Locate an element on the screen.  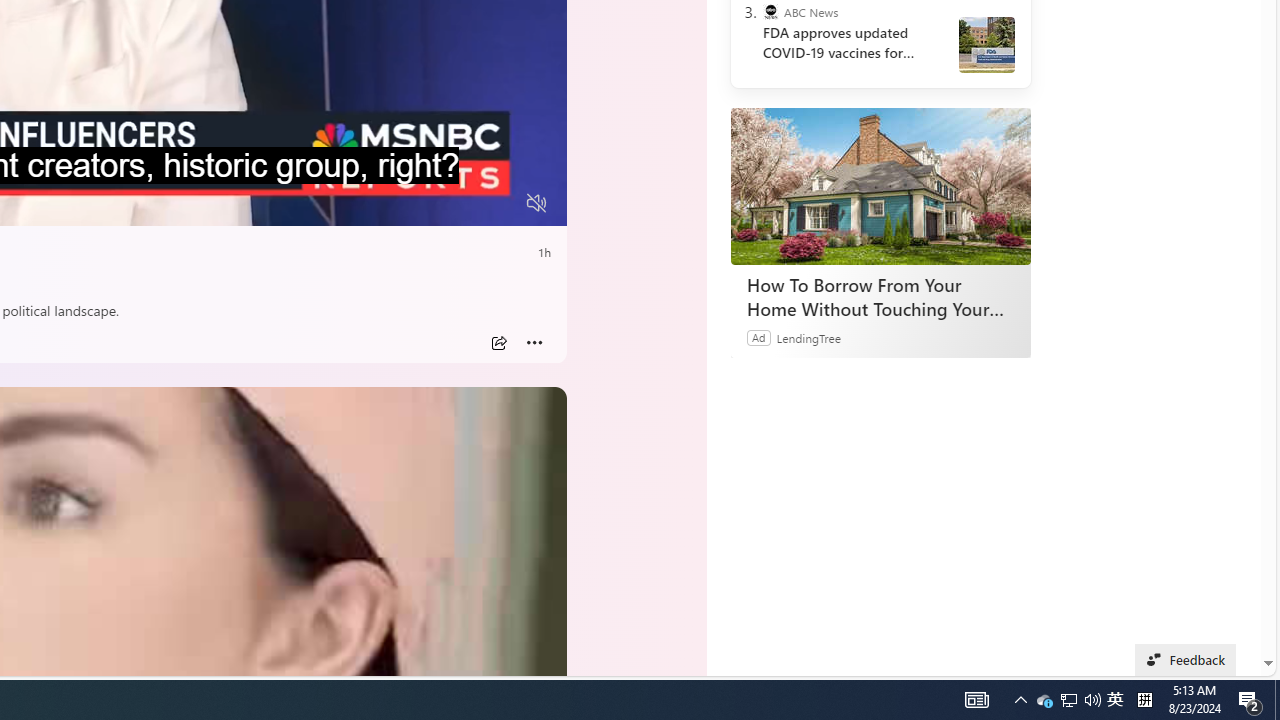
'Class: at-item inline-watch' is located at coordinates (534, 342).